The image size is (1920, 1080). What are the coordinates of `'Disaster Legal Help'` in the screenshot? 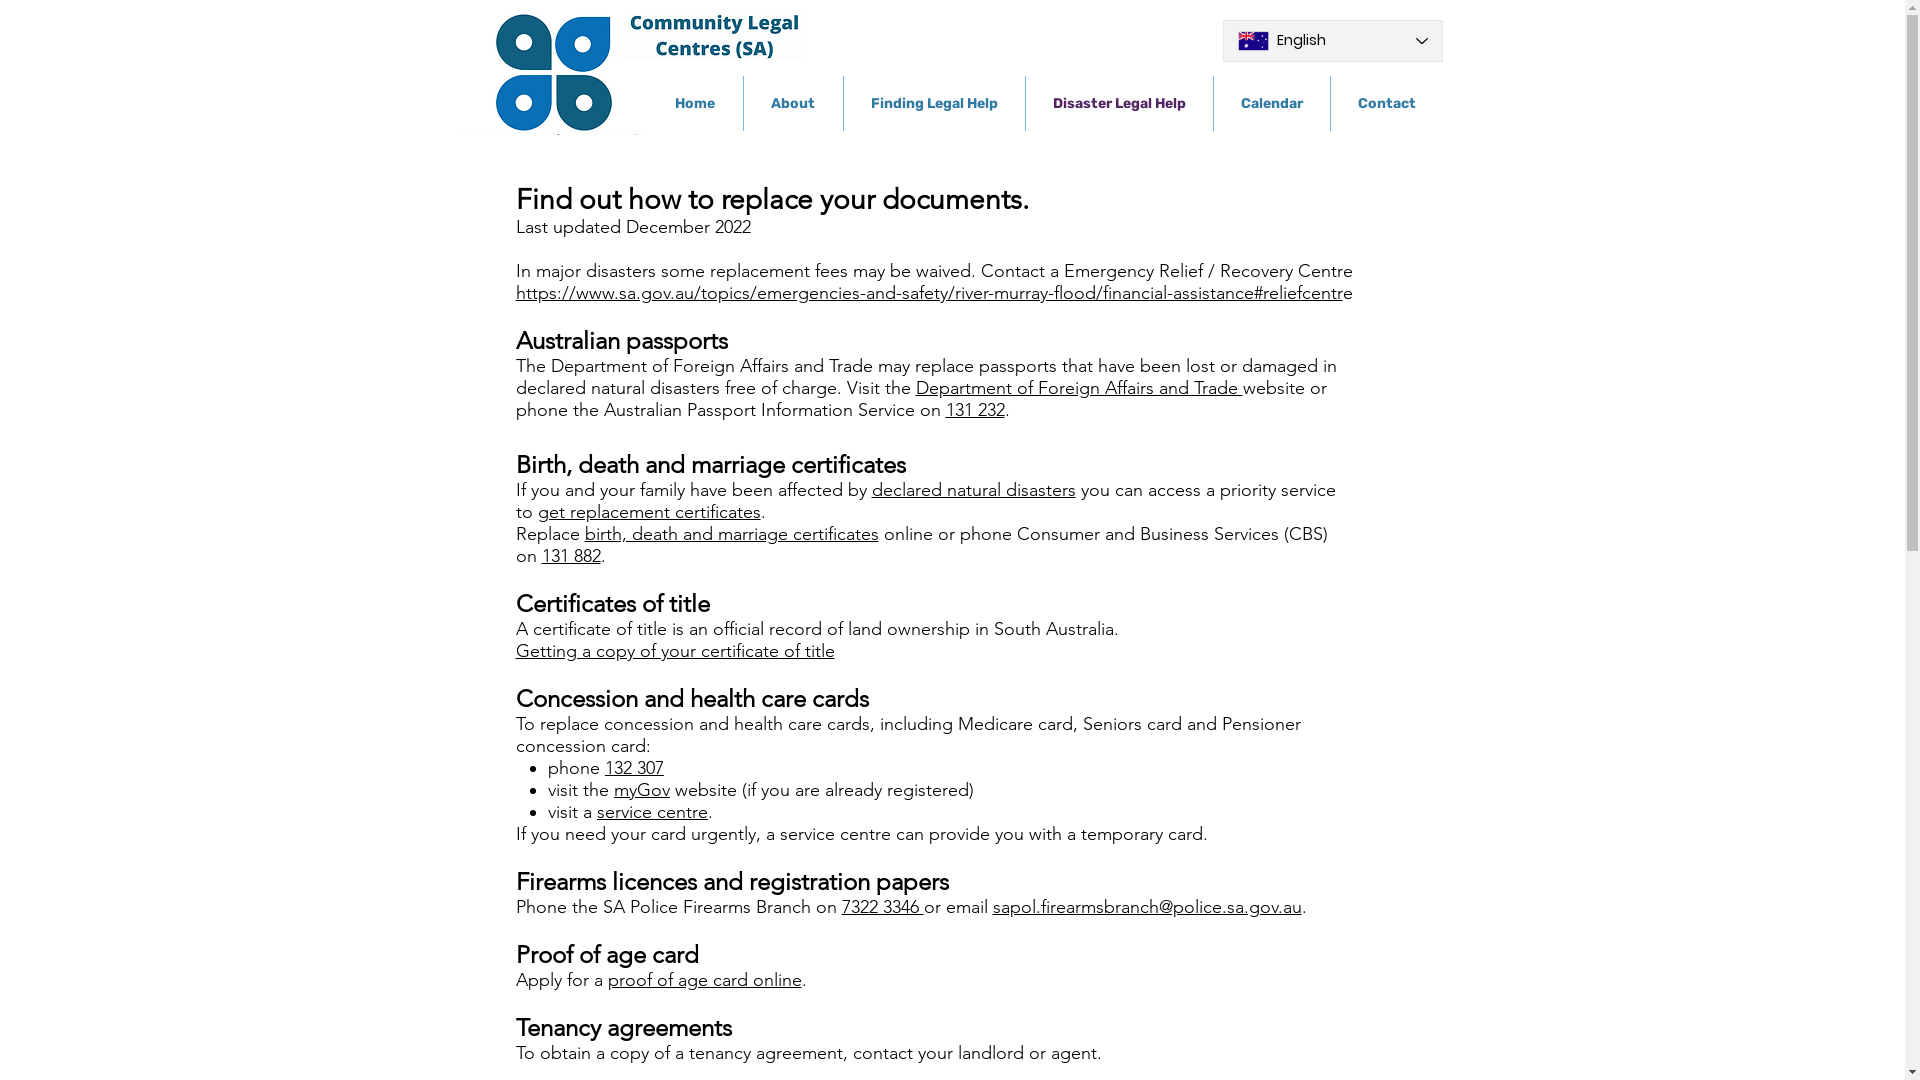 It's located at (1026, 103).